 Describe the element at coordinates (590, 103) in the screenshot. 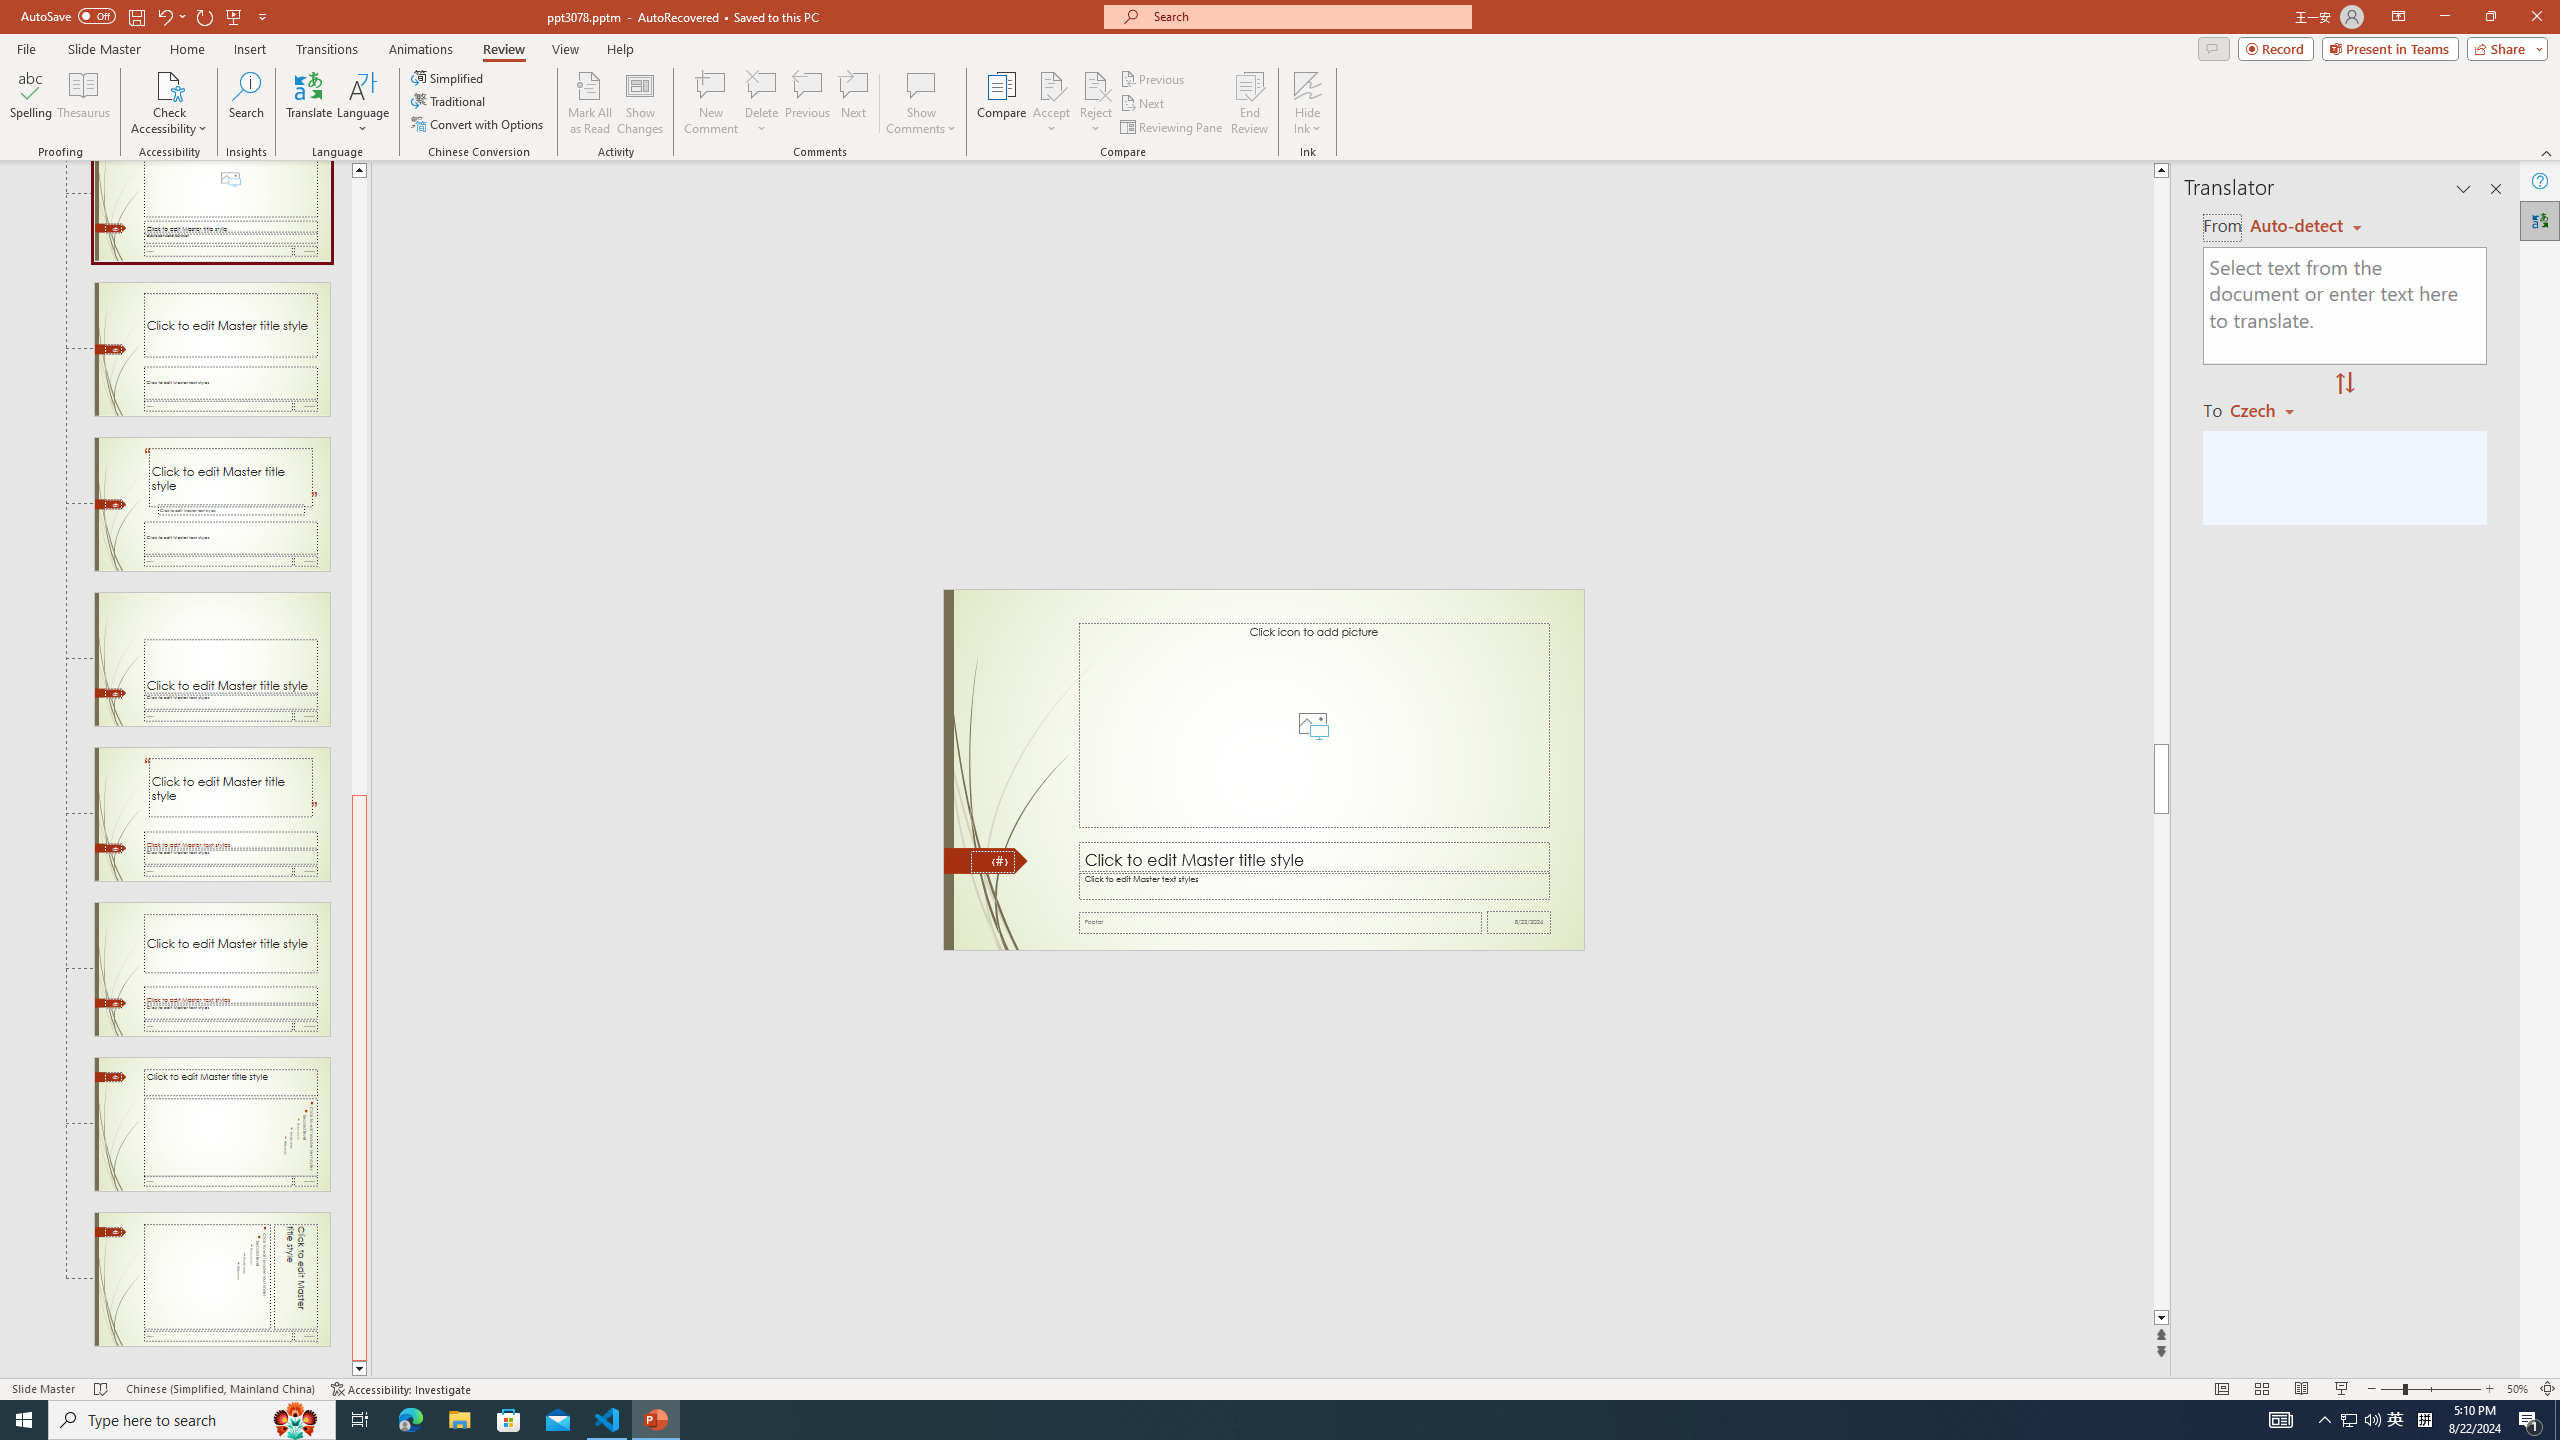

I see `'Mark All as Read'` at that location.